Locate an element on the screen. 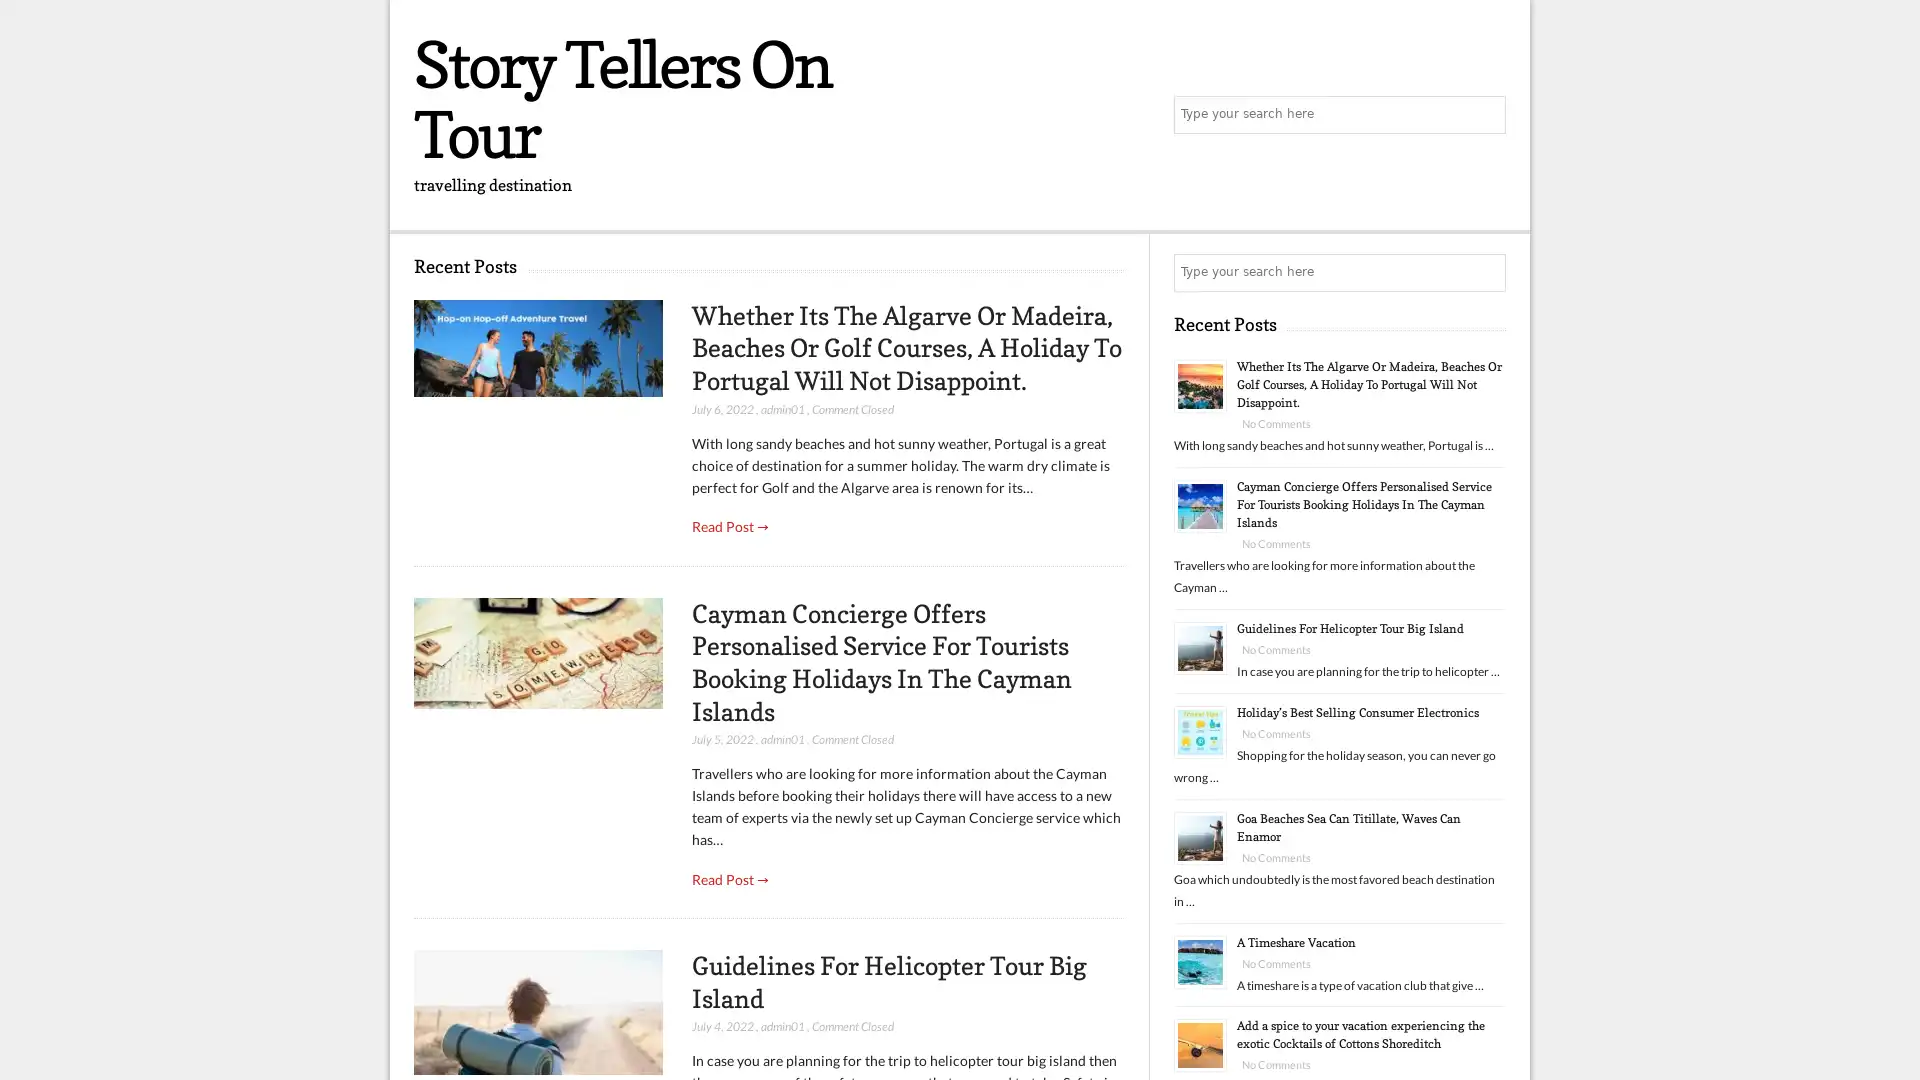  Search is located at coordinates (1485, 115).